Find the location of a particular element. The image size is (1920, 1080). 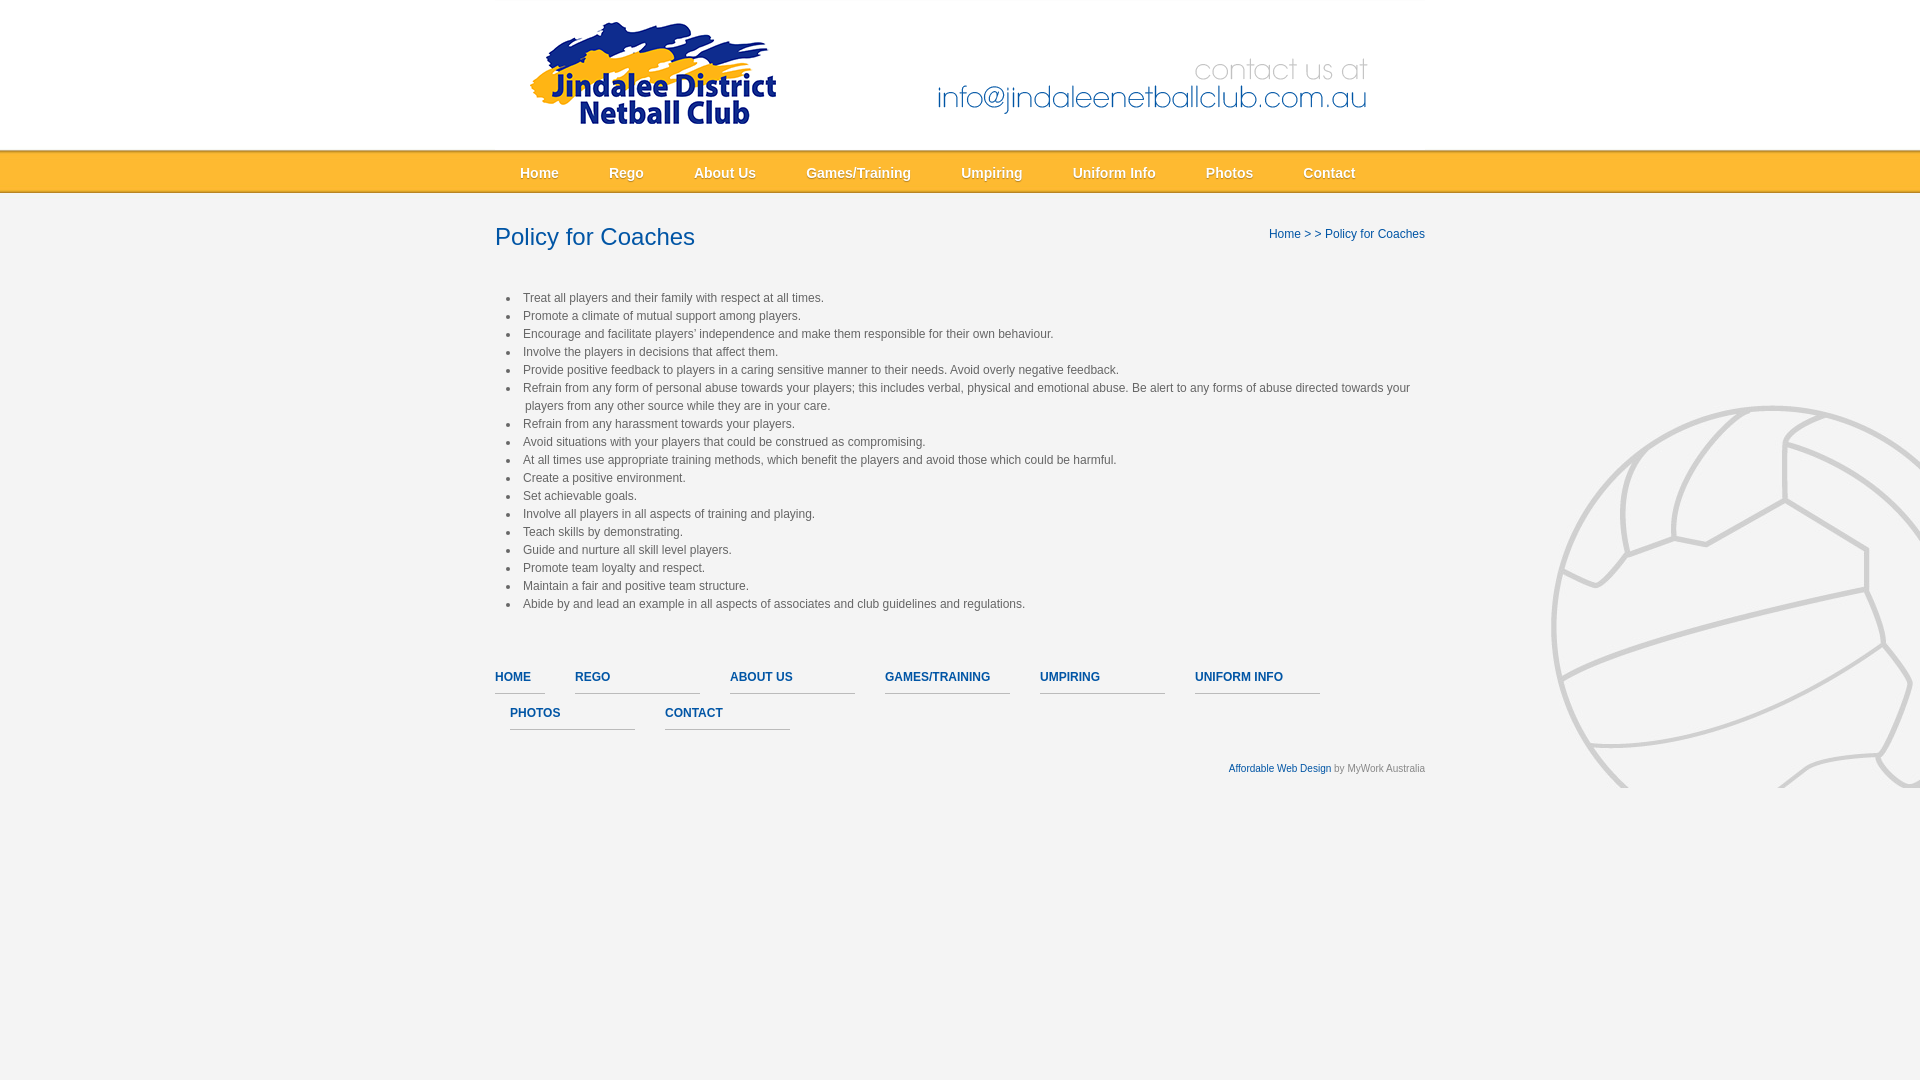

'CONTACT' is located at coordinates (694, 712).